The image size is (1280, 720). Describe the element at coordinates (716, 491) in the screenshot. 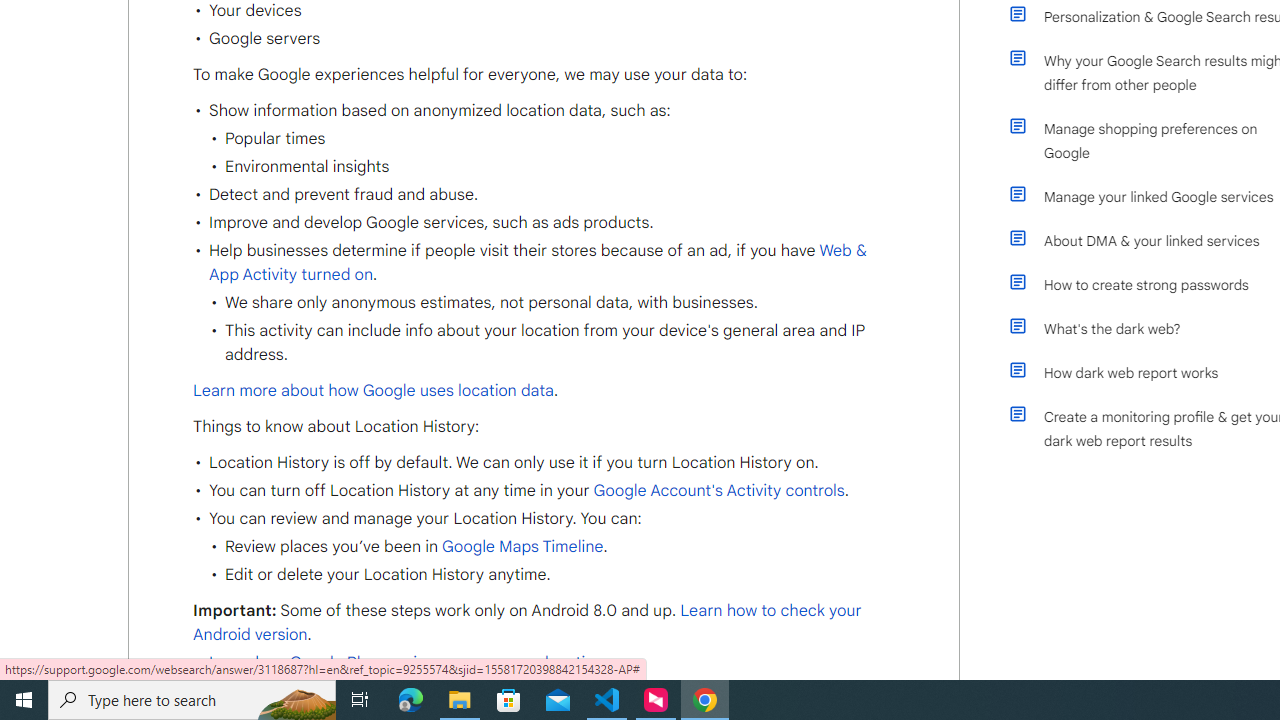

I see `' Google Account'` at that location.